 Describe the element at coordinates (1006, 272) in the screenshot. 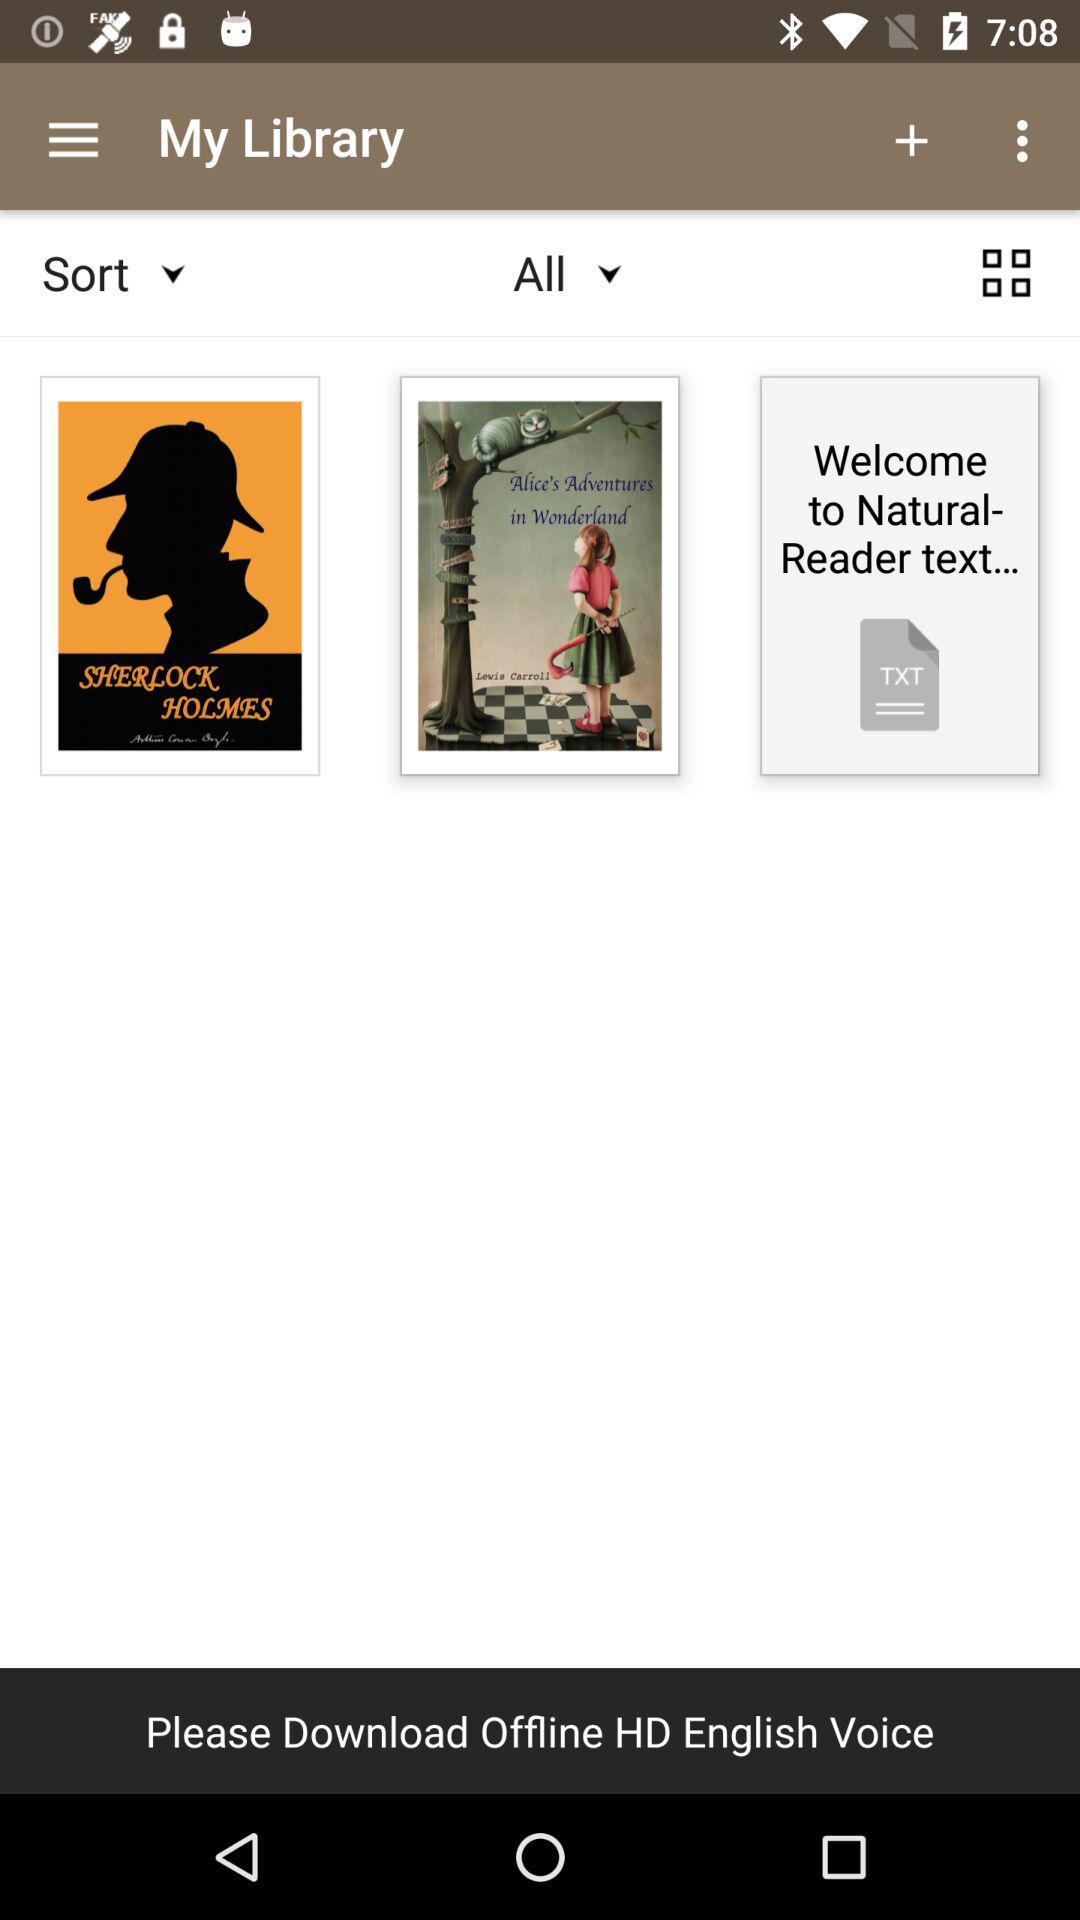

I see `menu` at that location.